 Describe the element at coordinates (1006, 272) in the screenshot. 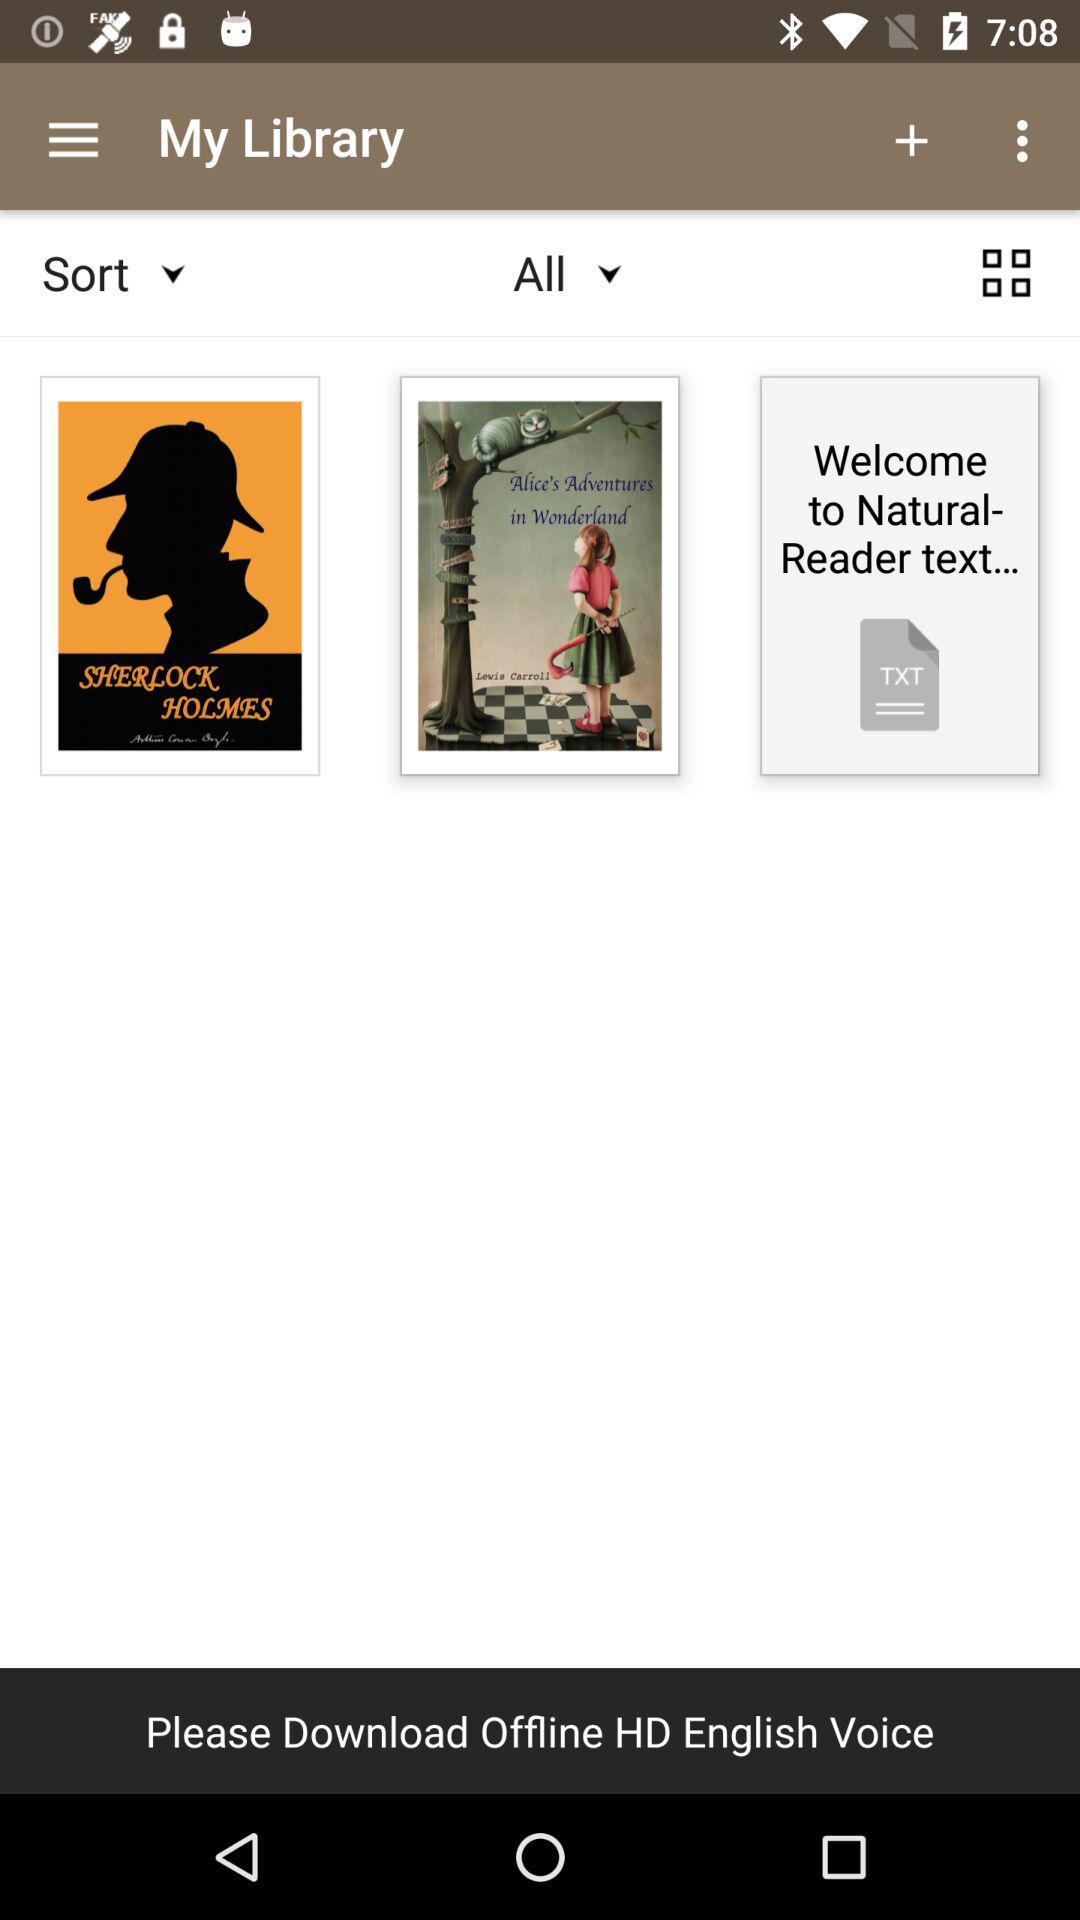

I see `menu` at that location.